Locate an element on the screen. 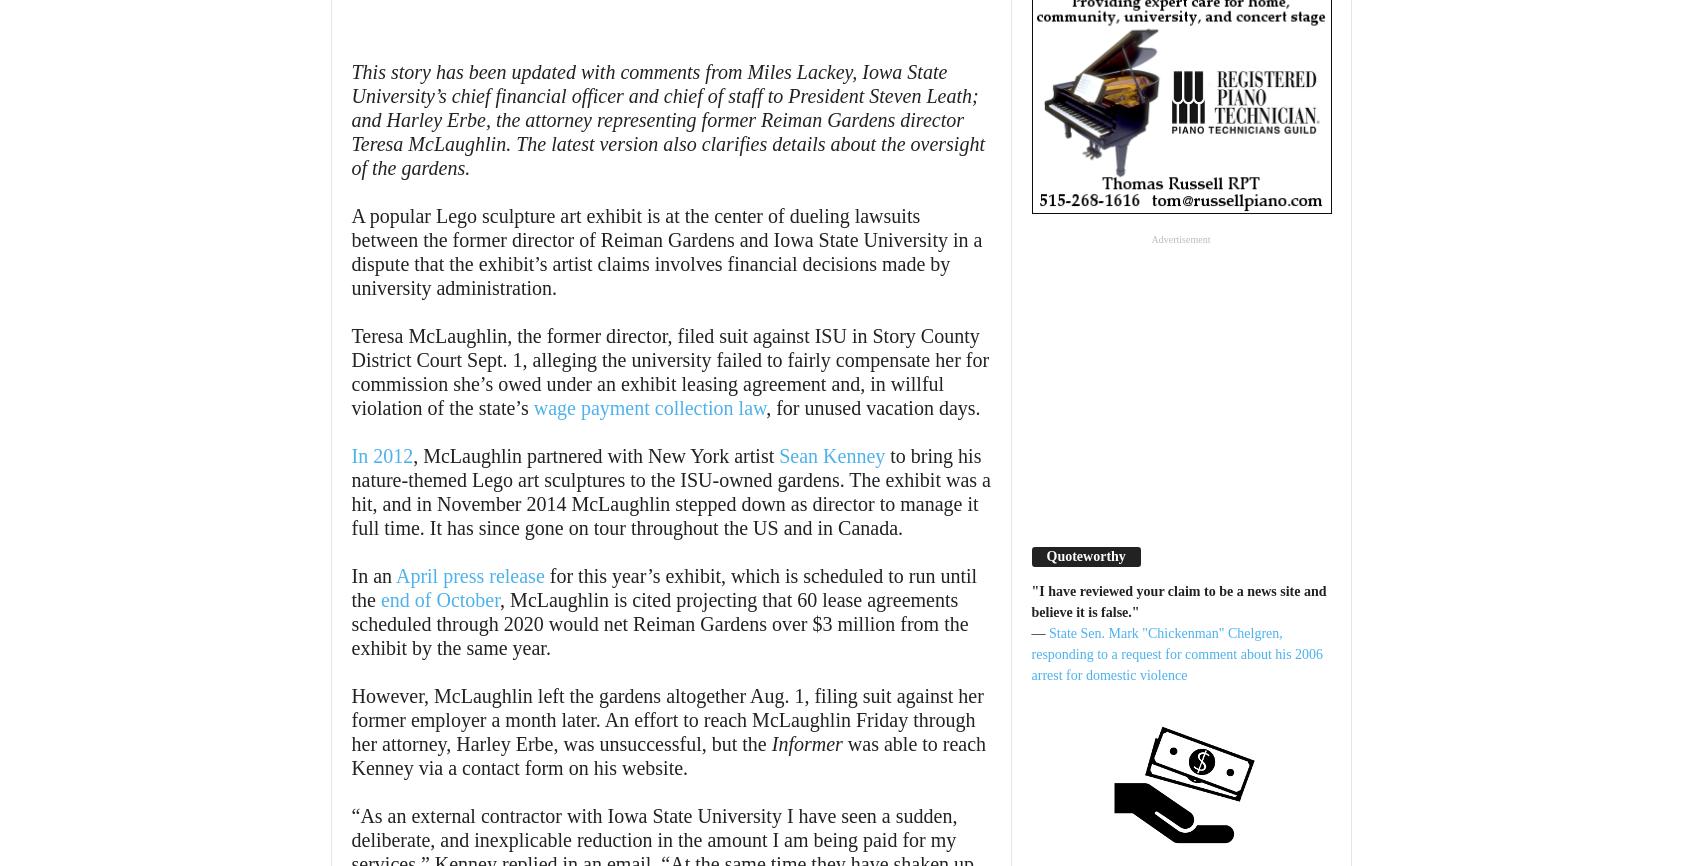 The width and height of the screenshot is (1682, 866). 'Informer' is located at coordinates (806, 742).